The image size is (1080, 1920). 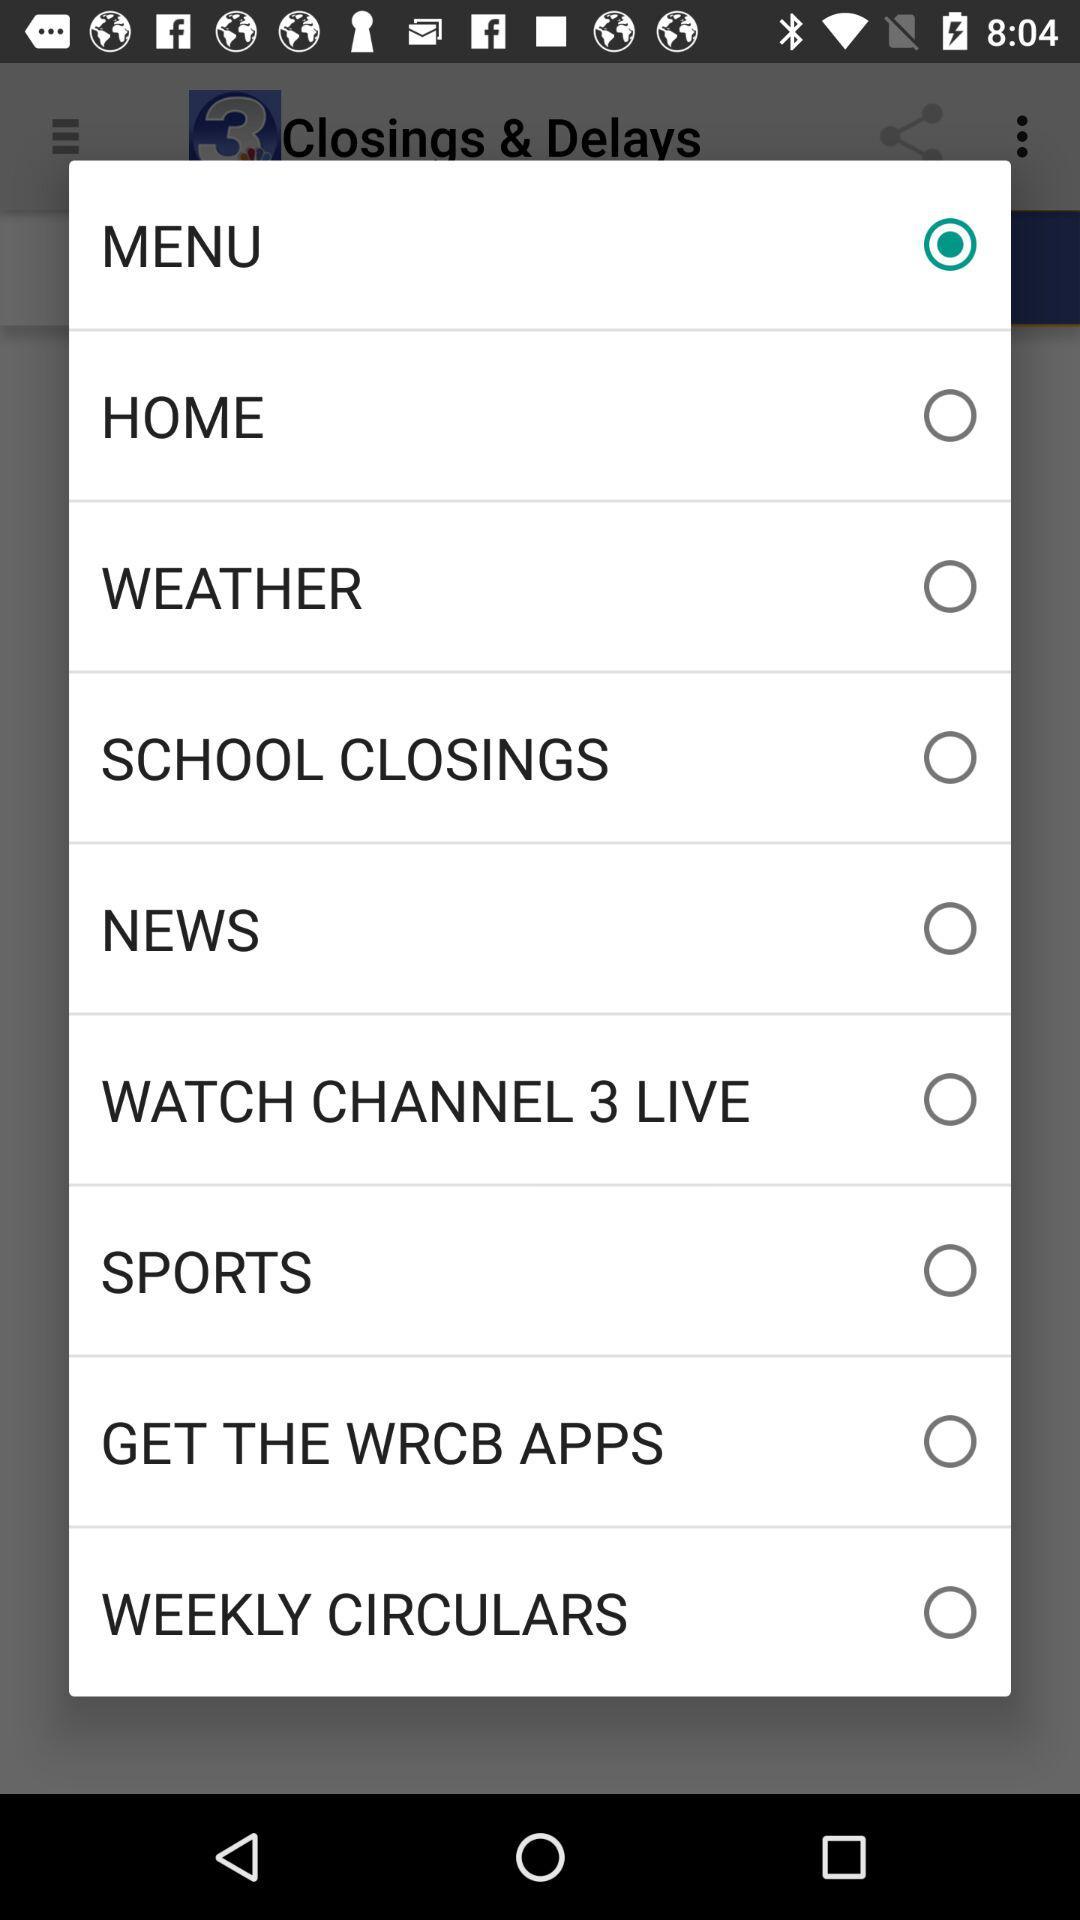 What do you see at coordinates (540, 585) in the screenshot?
I see `the icon below home icon` at bounding box center [540, 585].